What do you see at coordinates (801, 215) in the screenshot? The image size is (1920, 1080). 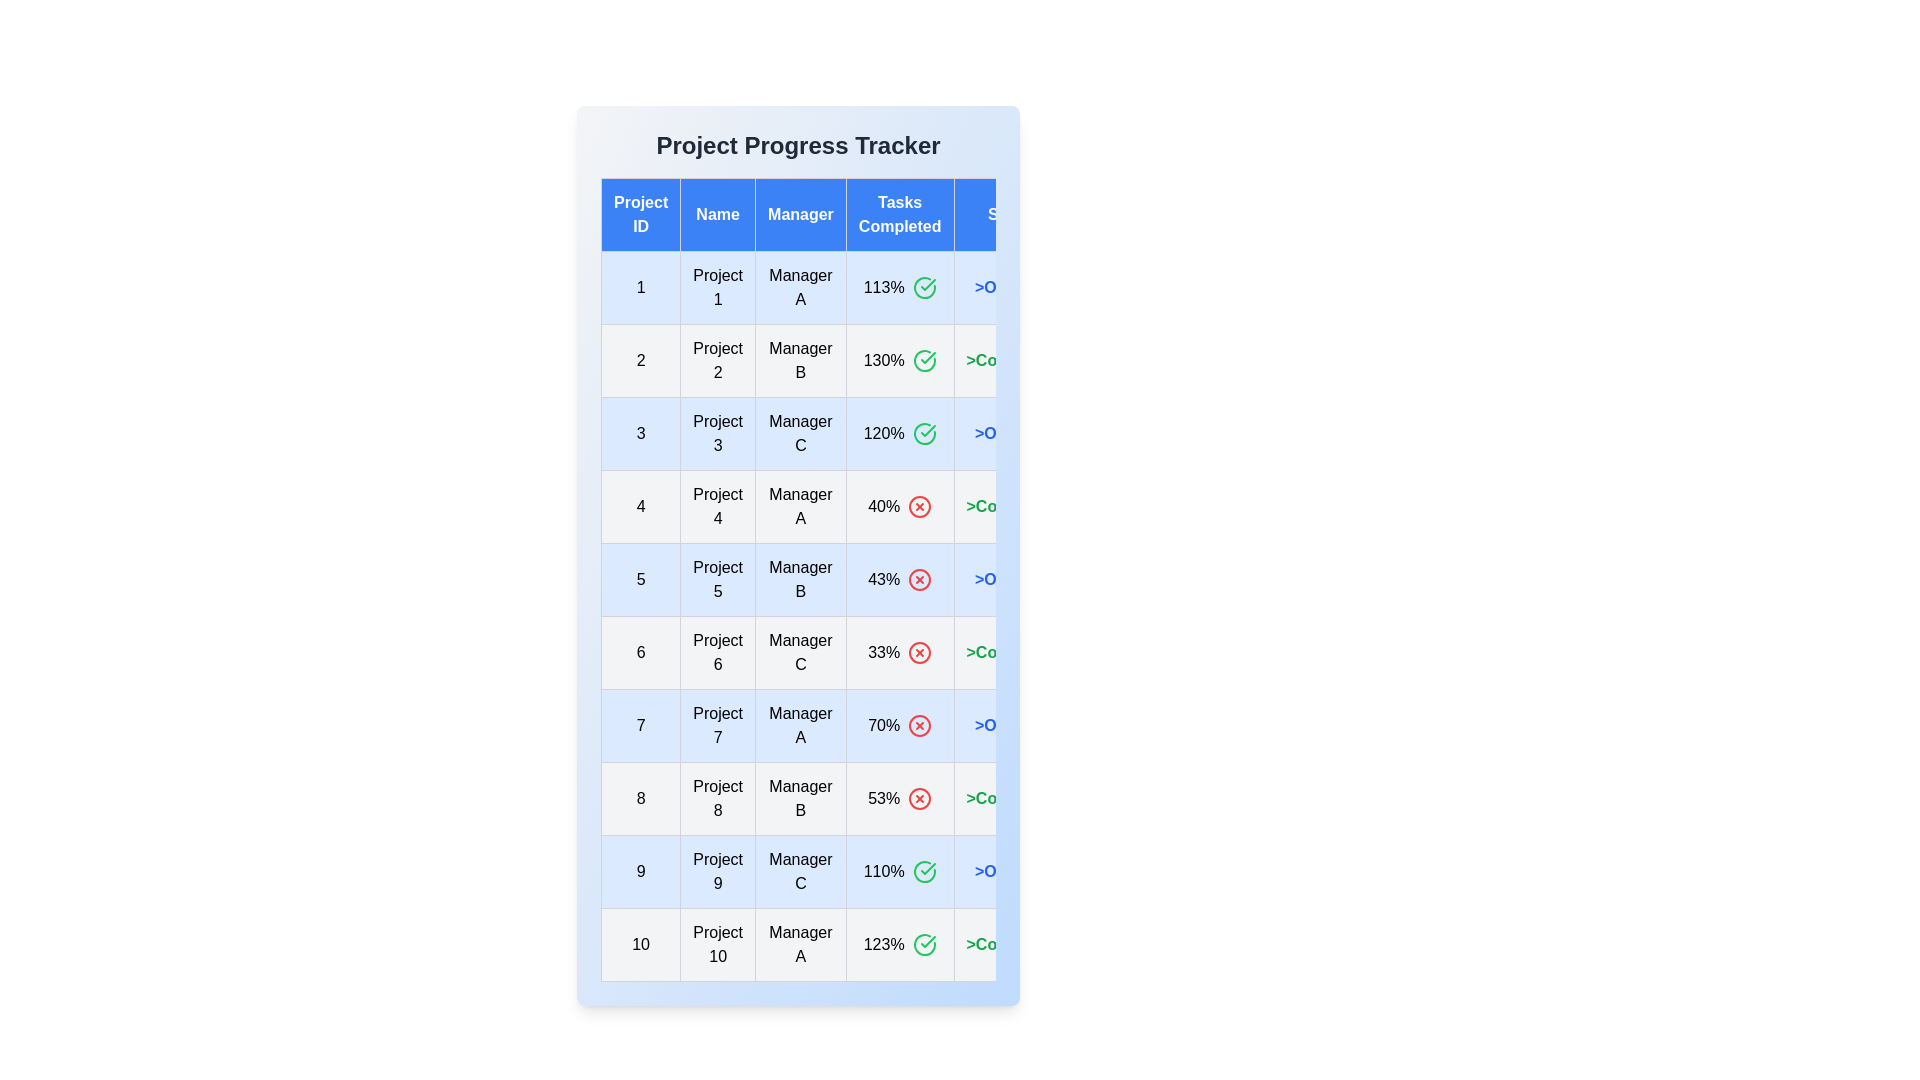 I see `the column header Manager to sort the table by that column` at bounding box center [801, 215].